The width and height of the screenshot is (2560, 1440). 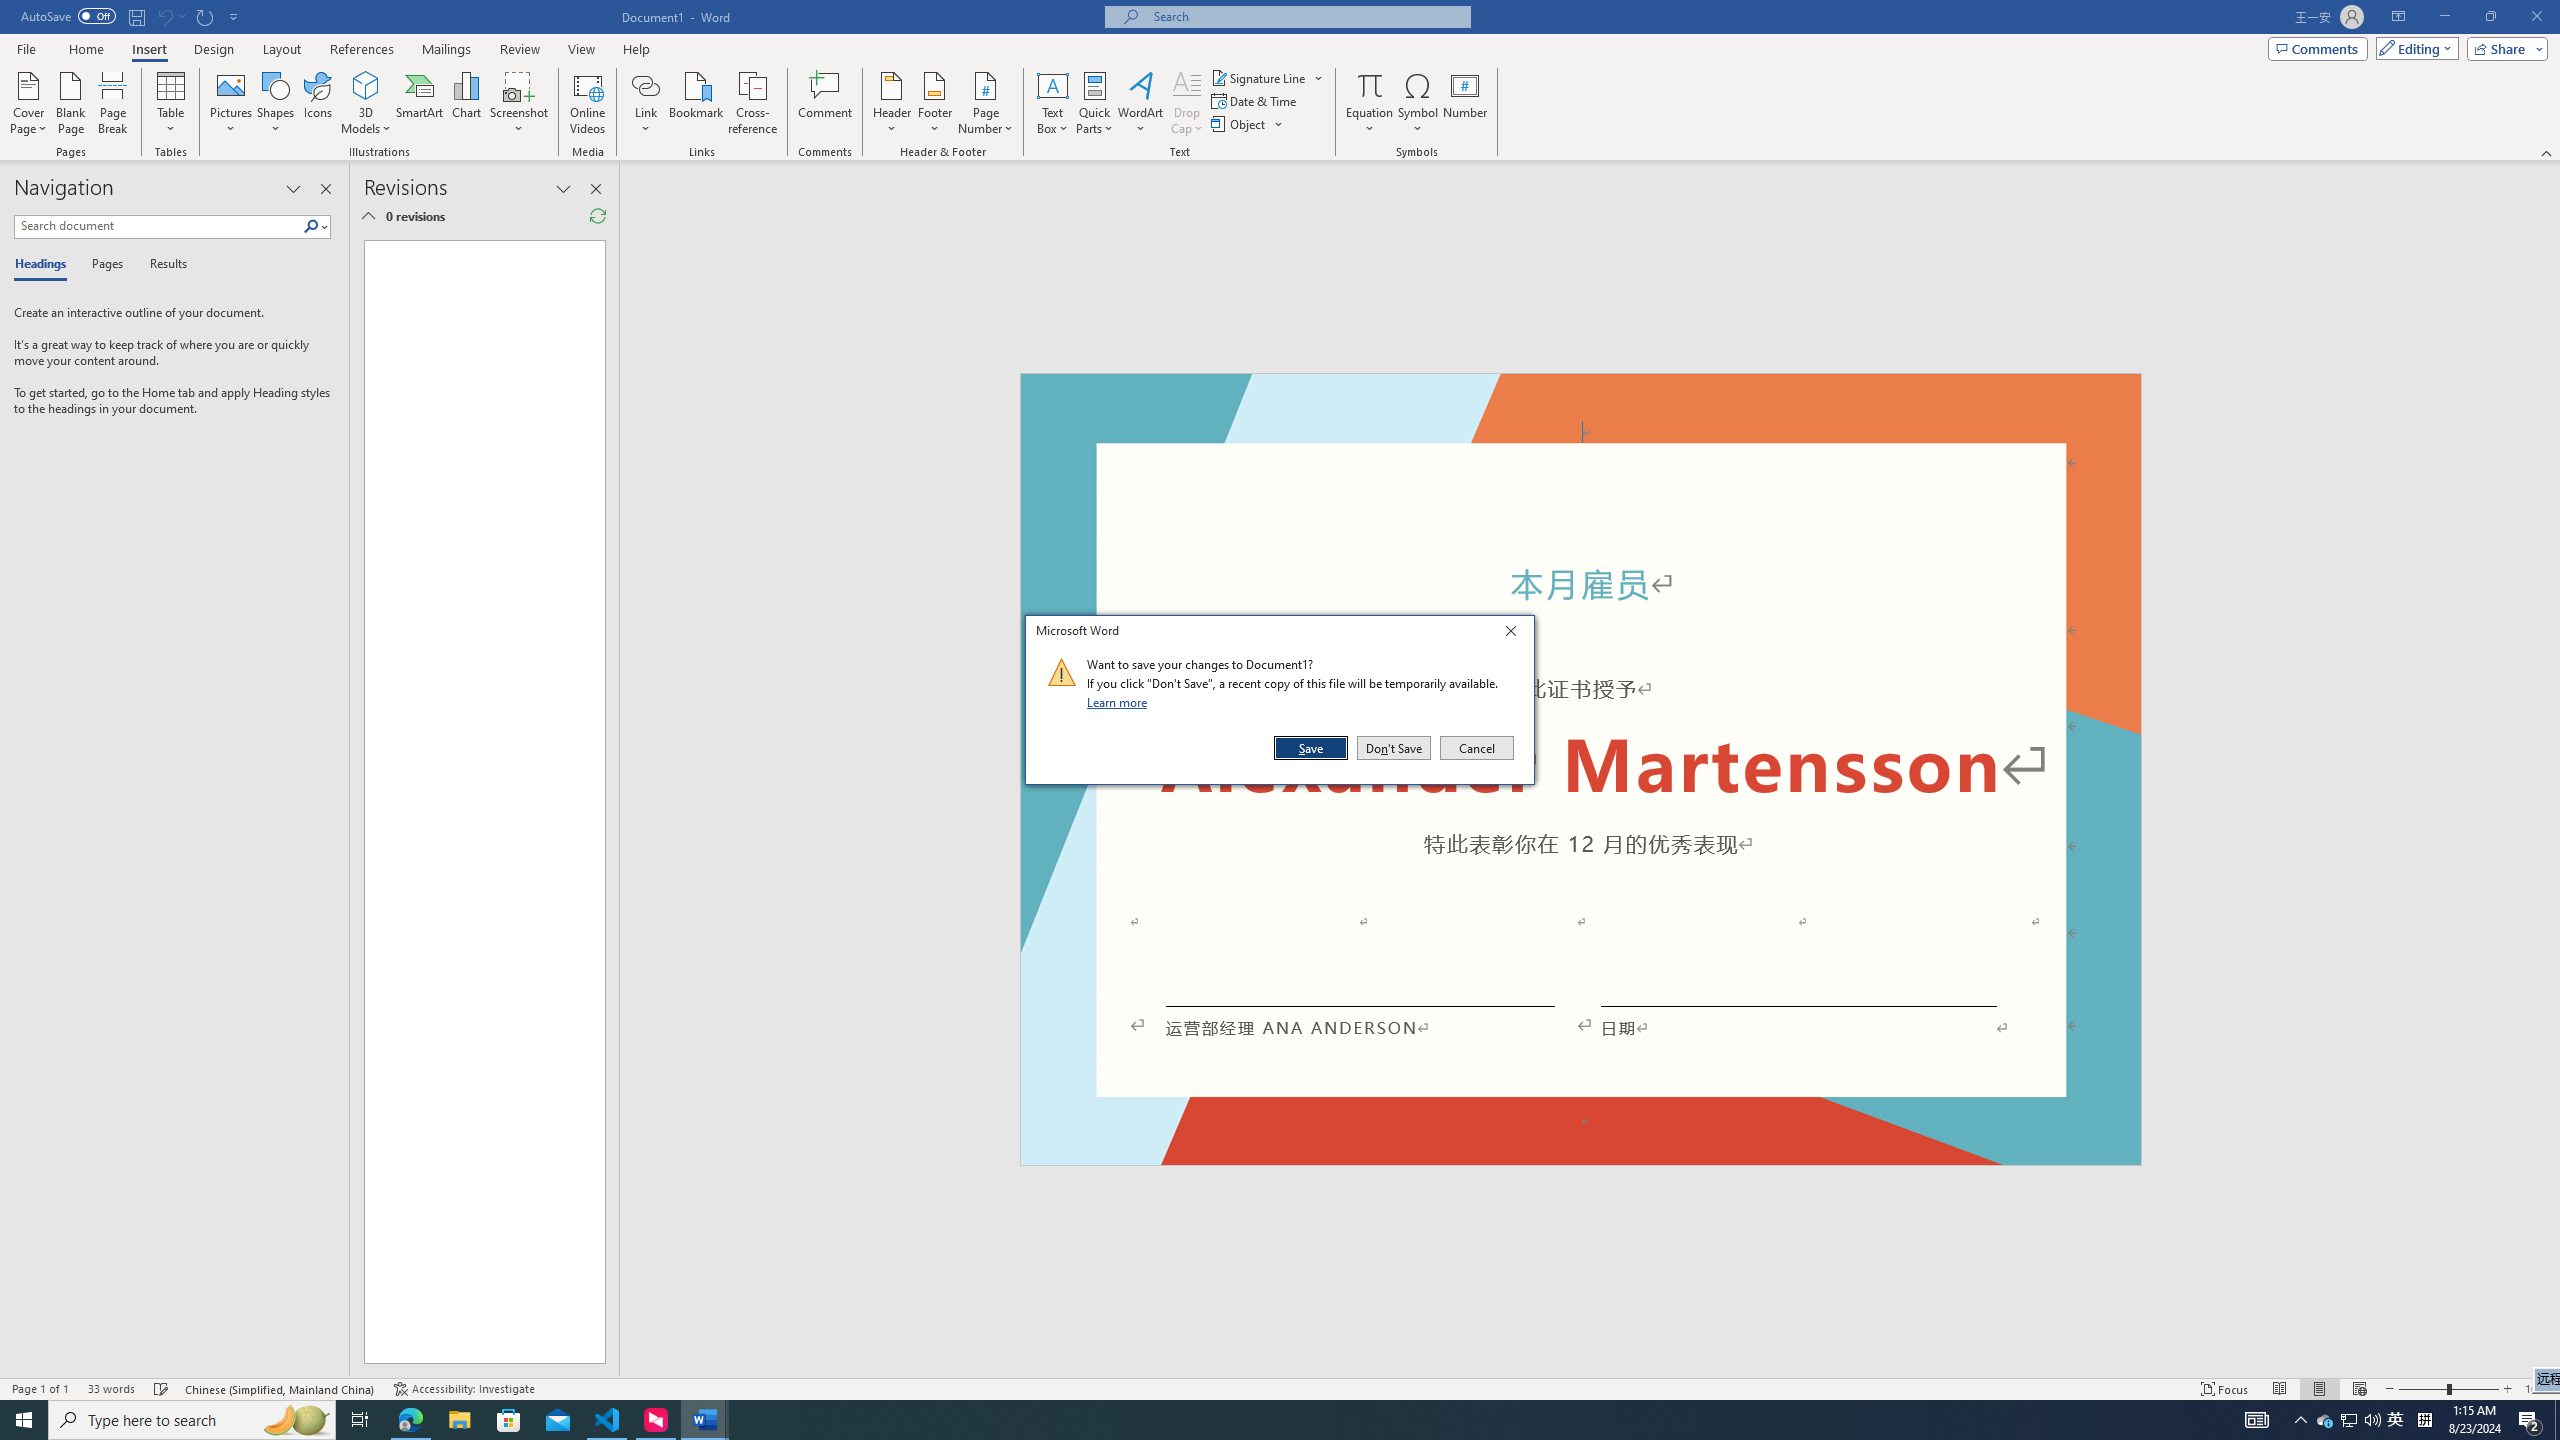 What do you see at coordinates (1239, 122) in the screenshot?
I see `'Object...'` at bounding box center [1239, 122].